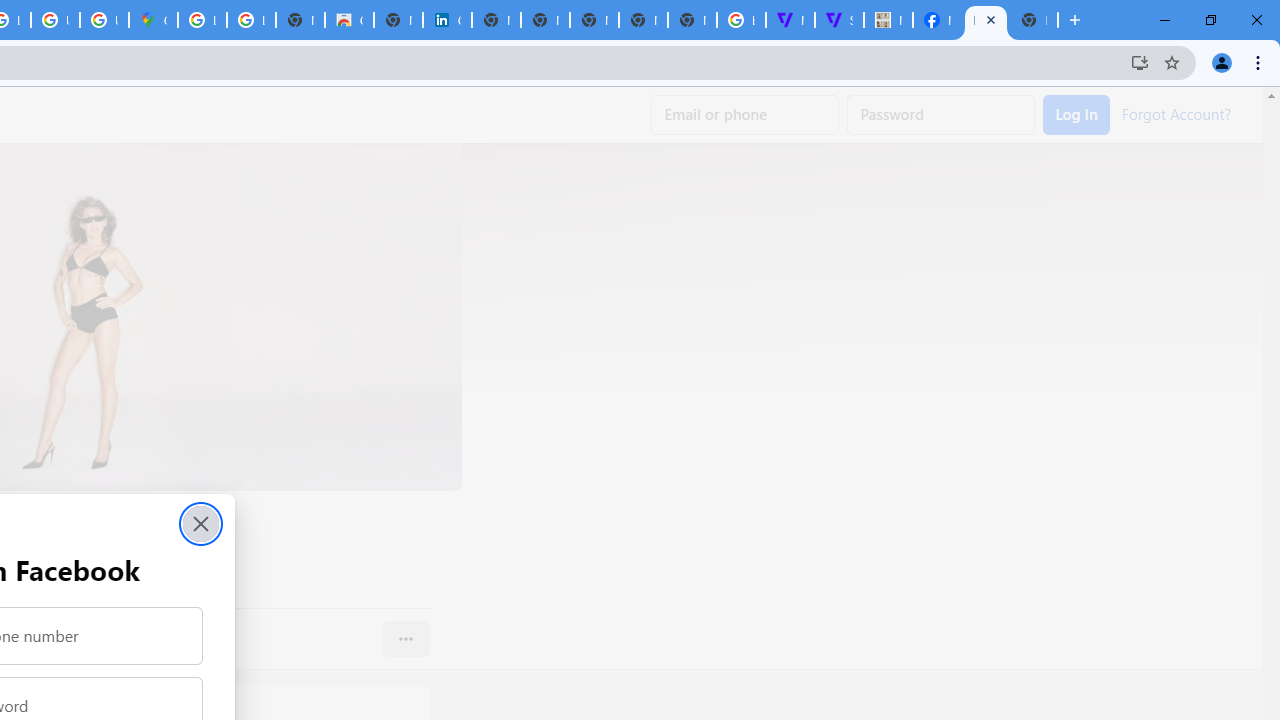 The image size is (1280, 720). What do you see at coordinates (744, 115) in the screenshot?
I see `'Email or phone'` at bounding box center [744, 115].